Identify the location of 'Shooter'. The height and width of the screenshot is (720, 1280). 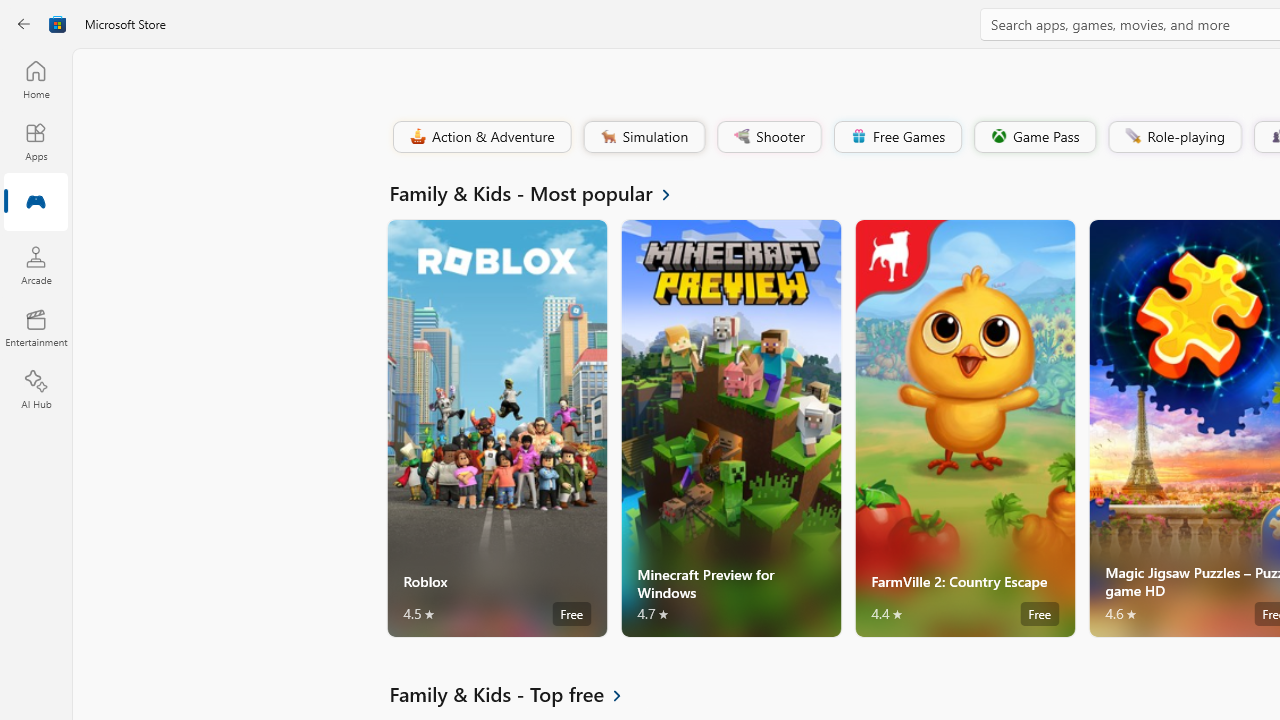
(767, 135).